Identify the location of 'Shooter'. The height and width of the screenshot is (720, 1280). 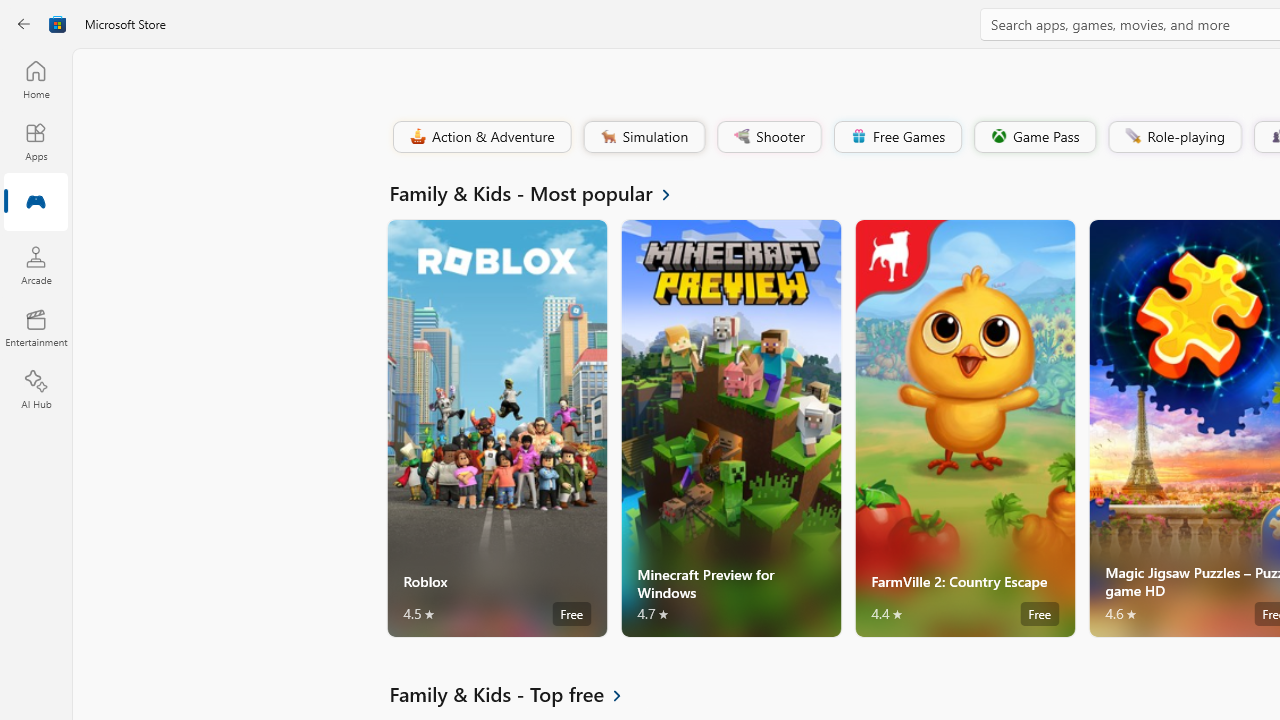
(767, 135).